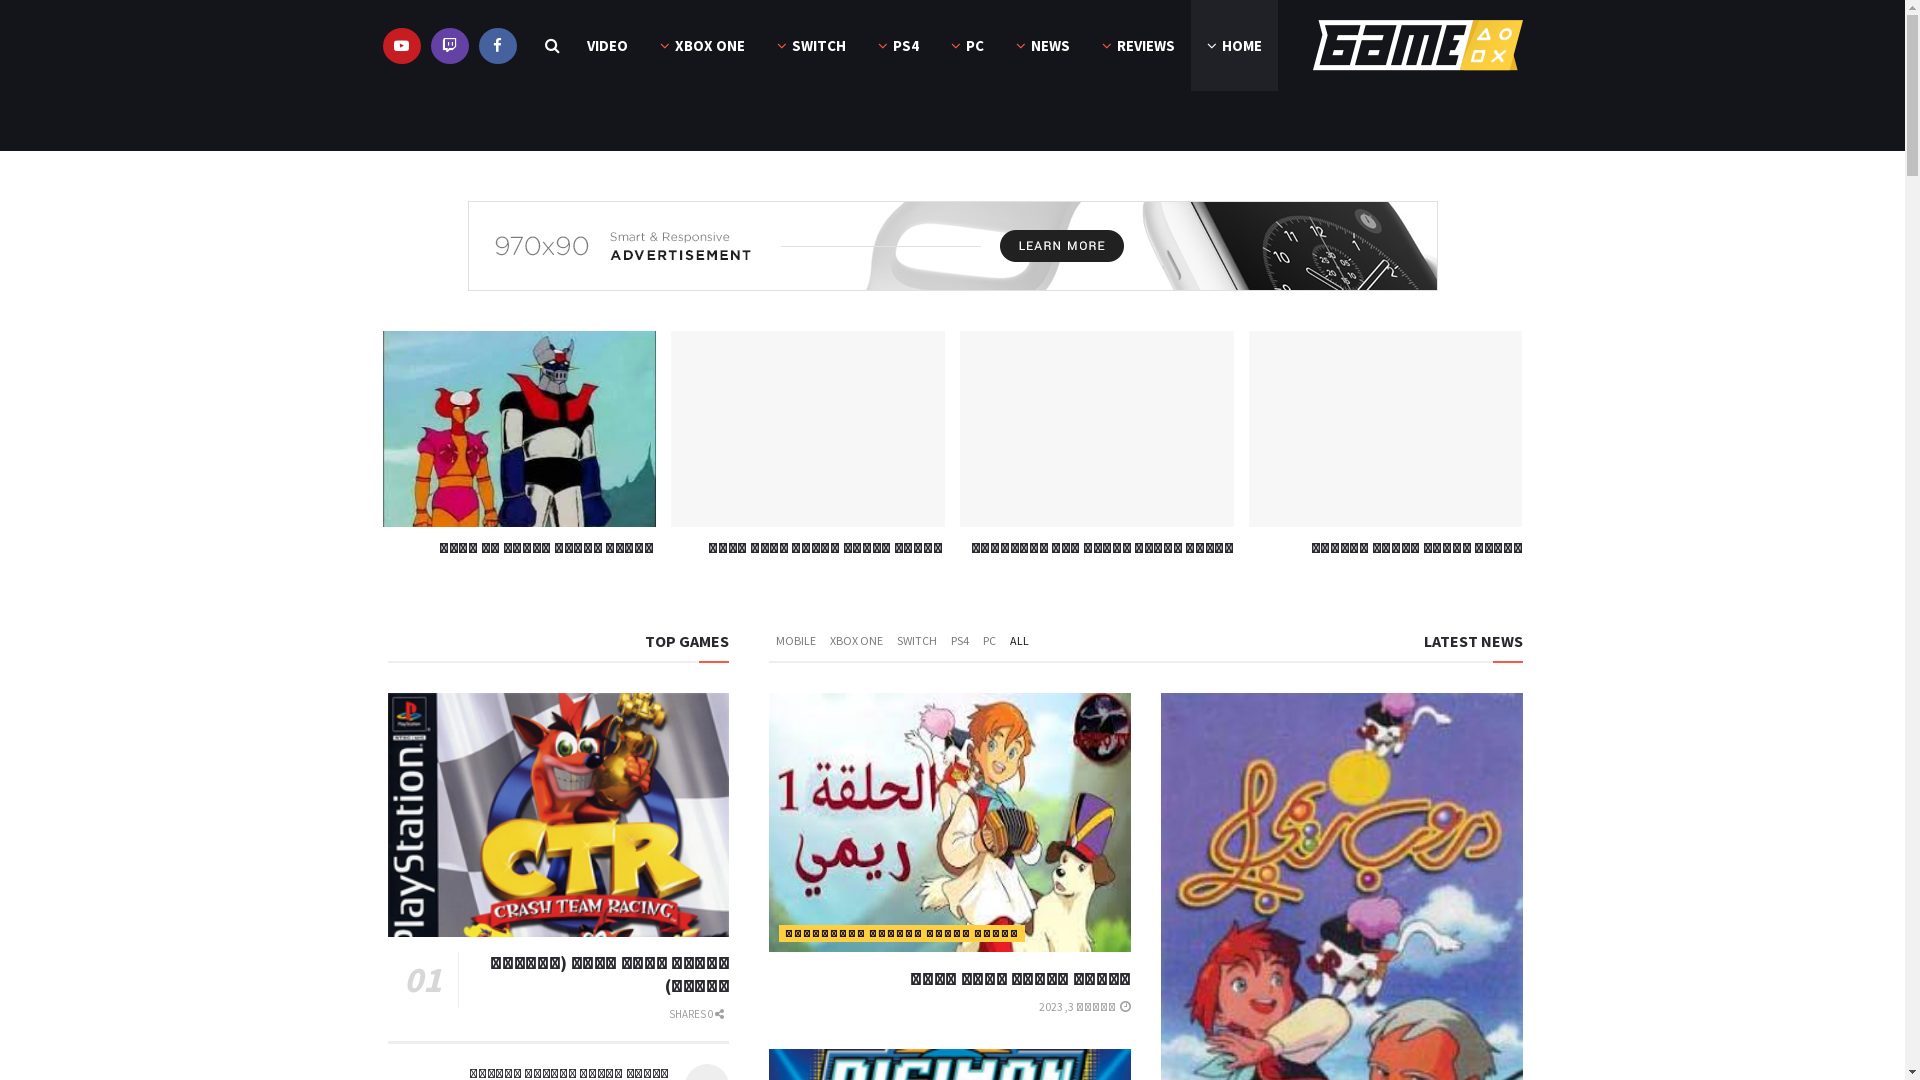  I want to click on 'PS4', so click(960, 640).